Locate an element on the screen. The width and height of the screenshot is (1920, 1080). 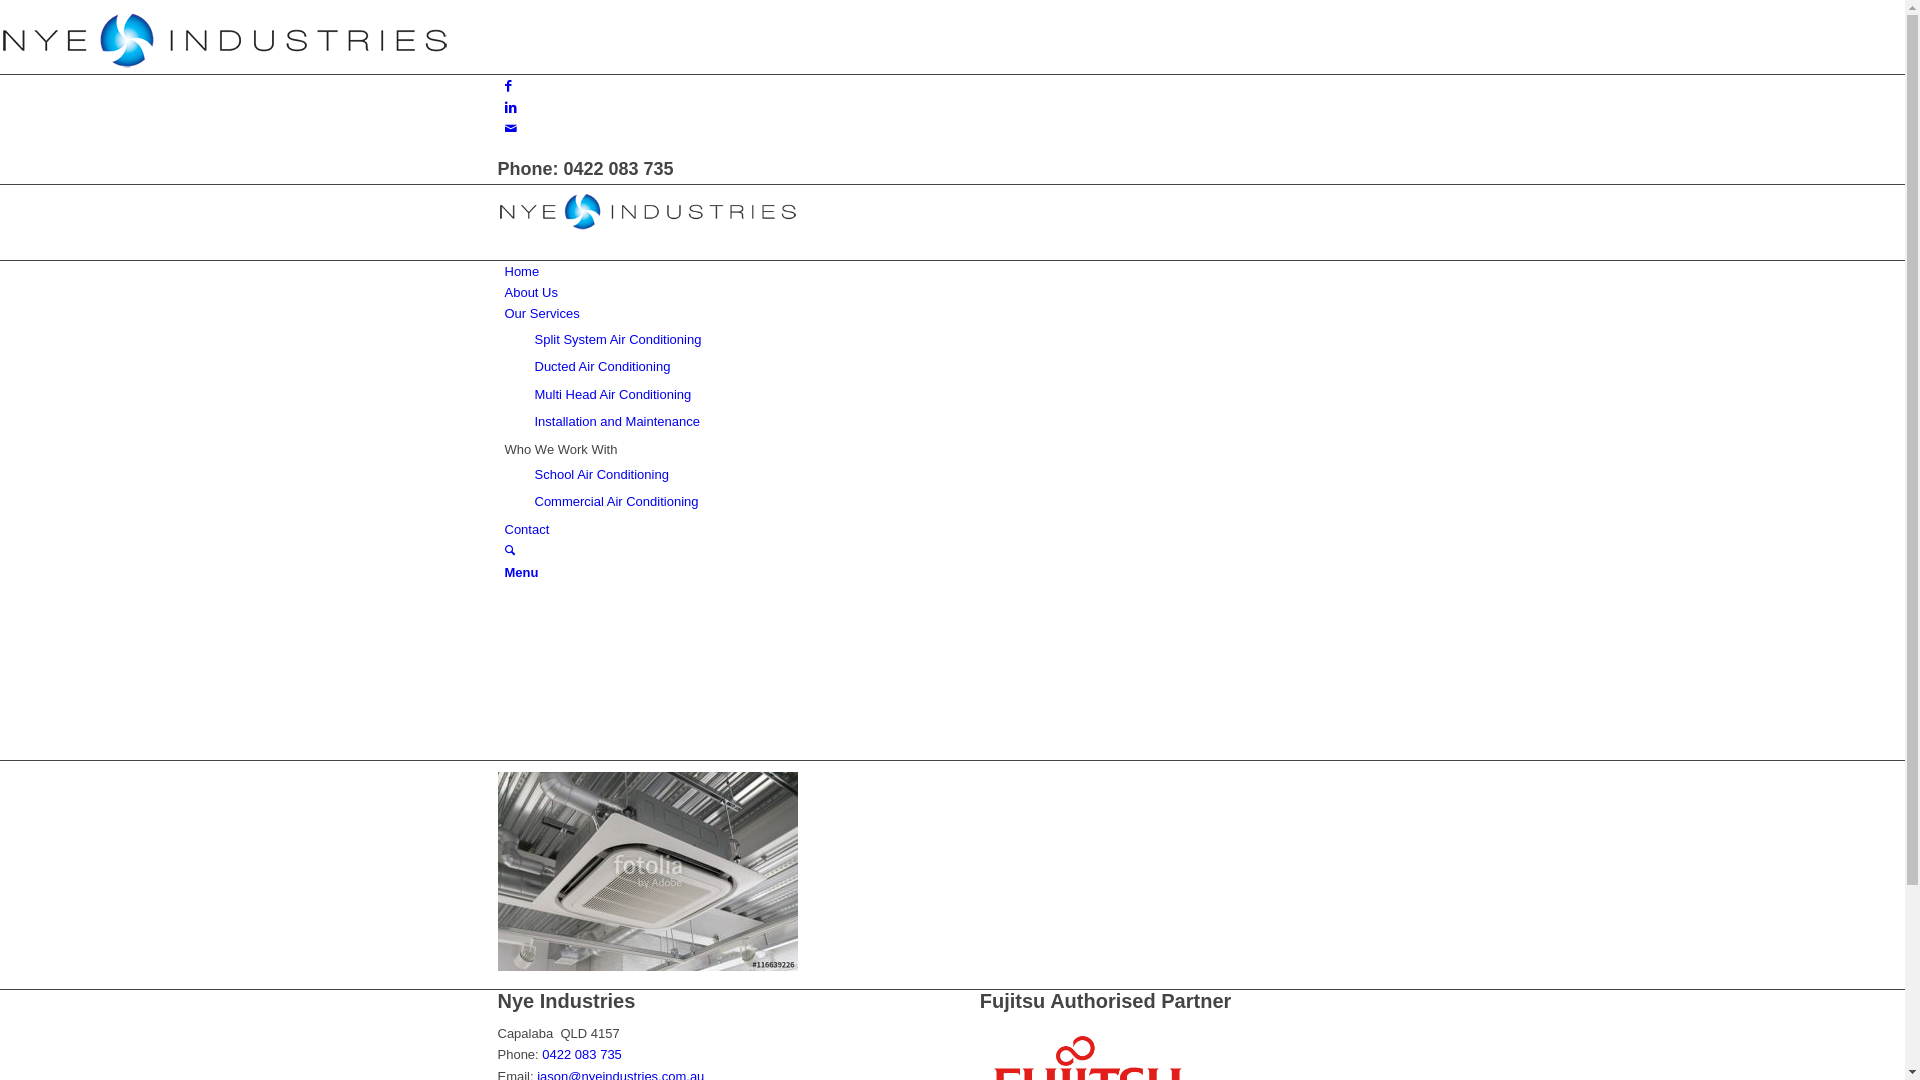
'Multi Head Air Conditioning' is located at coordinates (611, 394).